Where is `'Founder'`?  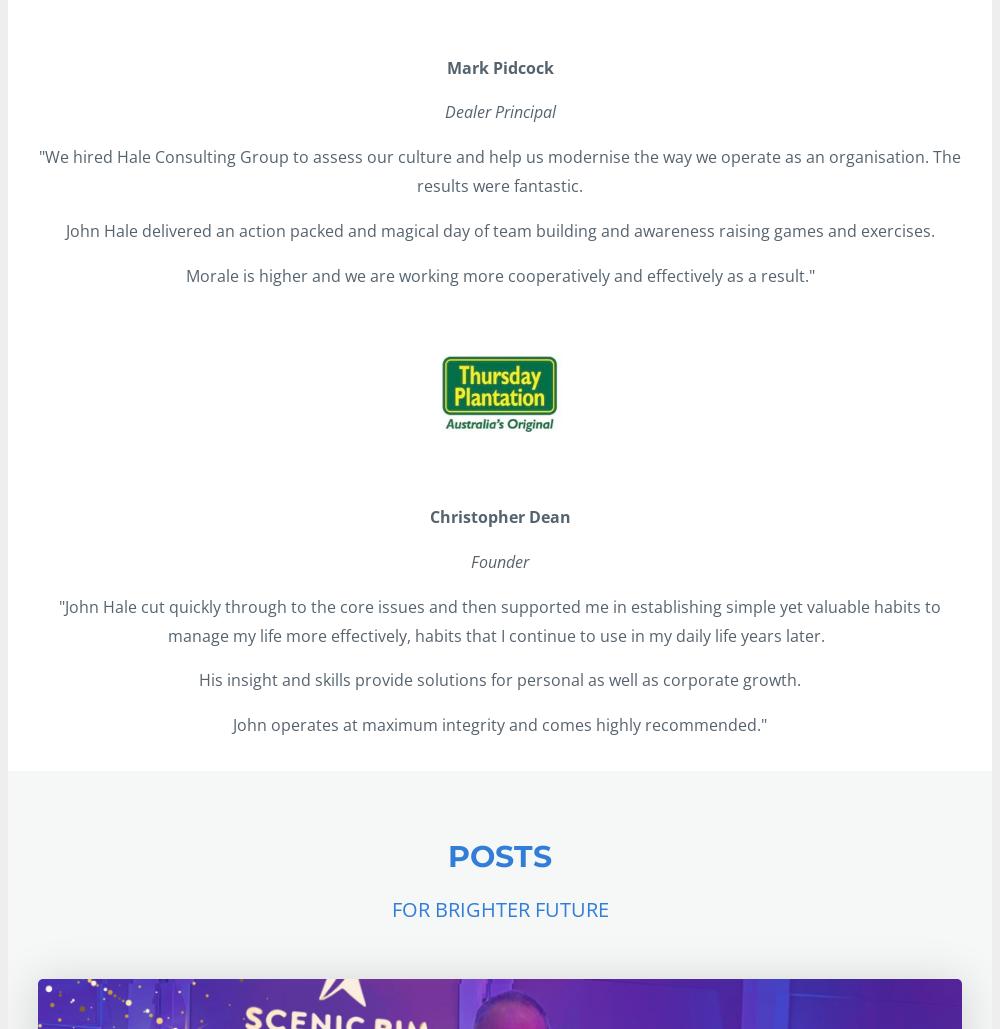 'Founder' is located at coordinates (500, 560).